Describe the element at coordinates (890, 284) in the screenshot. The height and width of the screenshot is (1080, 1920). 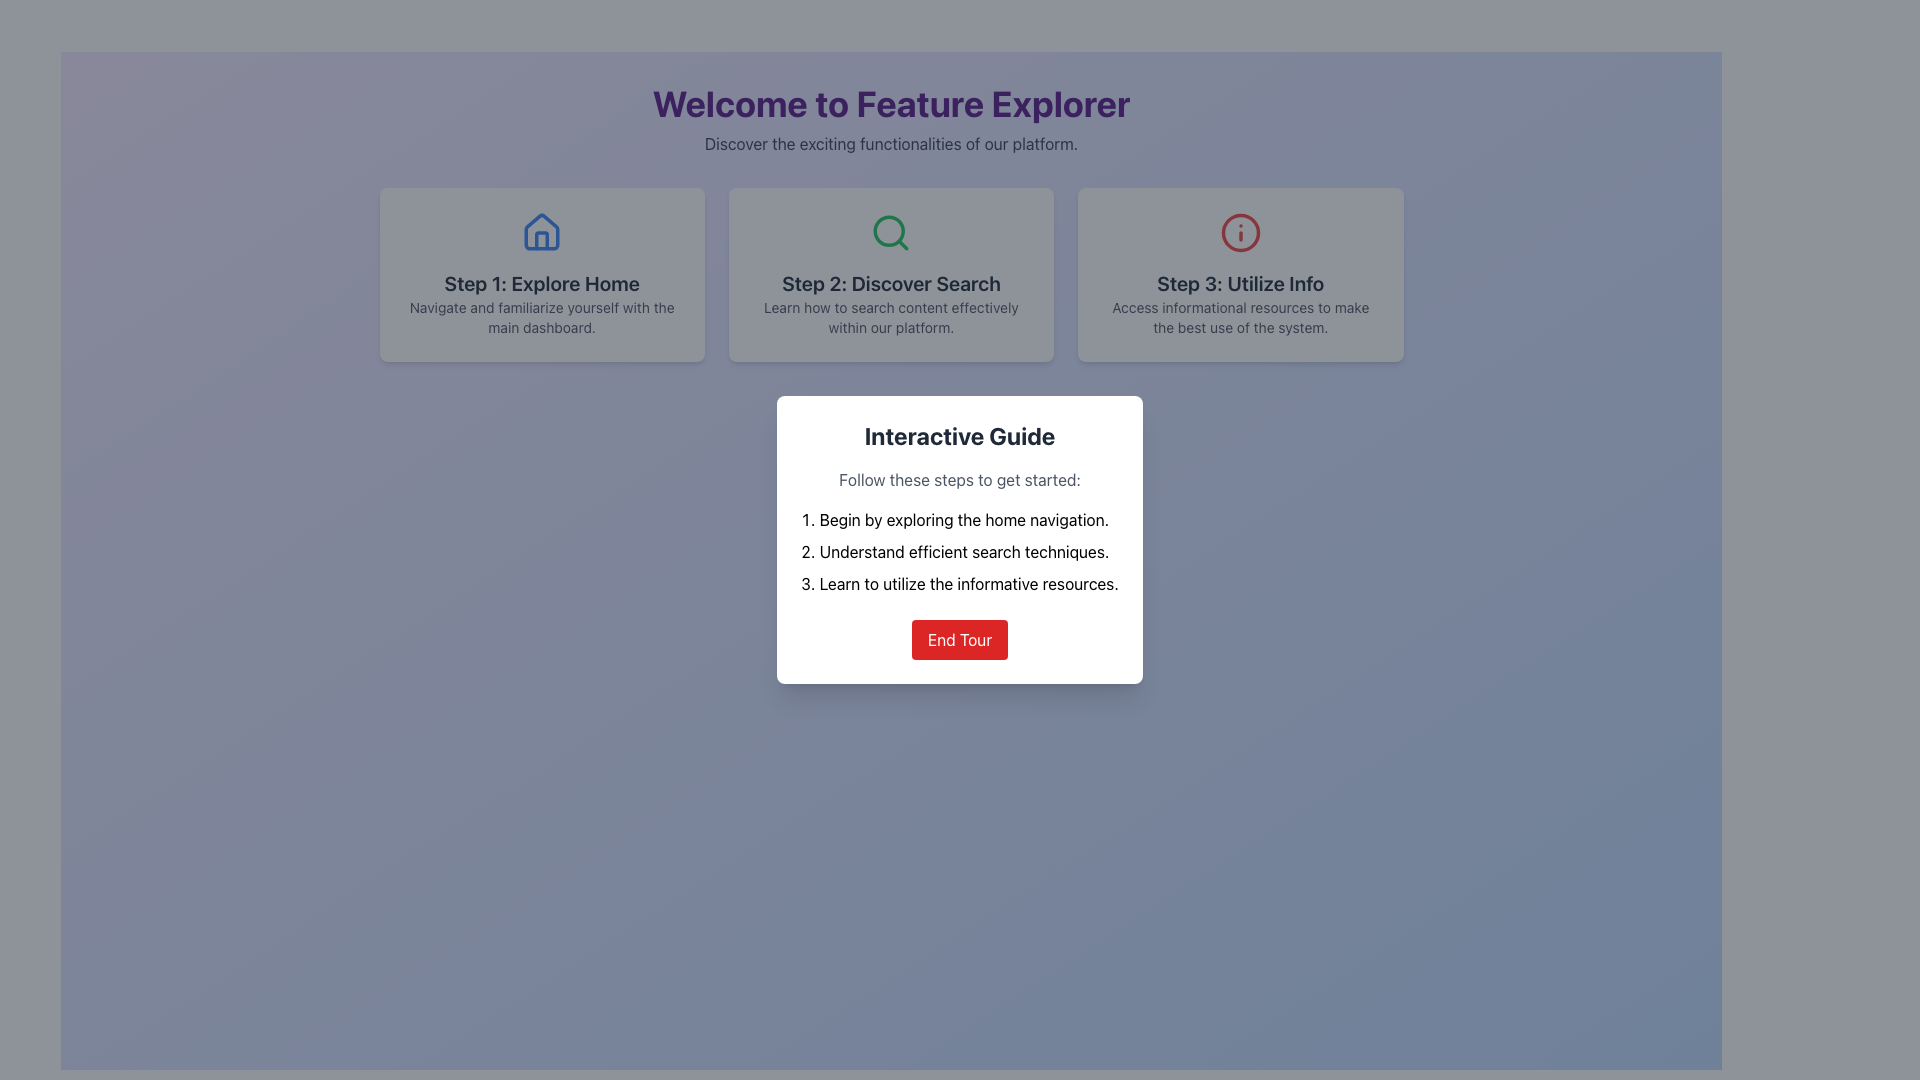
I see `the Text header element that serves as a step title in the guided tutorial interface, located centrally among three horizontal cards, above the text 'Learn how to search content effectively within our platform.' and below a magnifying glass icon` at that location.